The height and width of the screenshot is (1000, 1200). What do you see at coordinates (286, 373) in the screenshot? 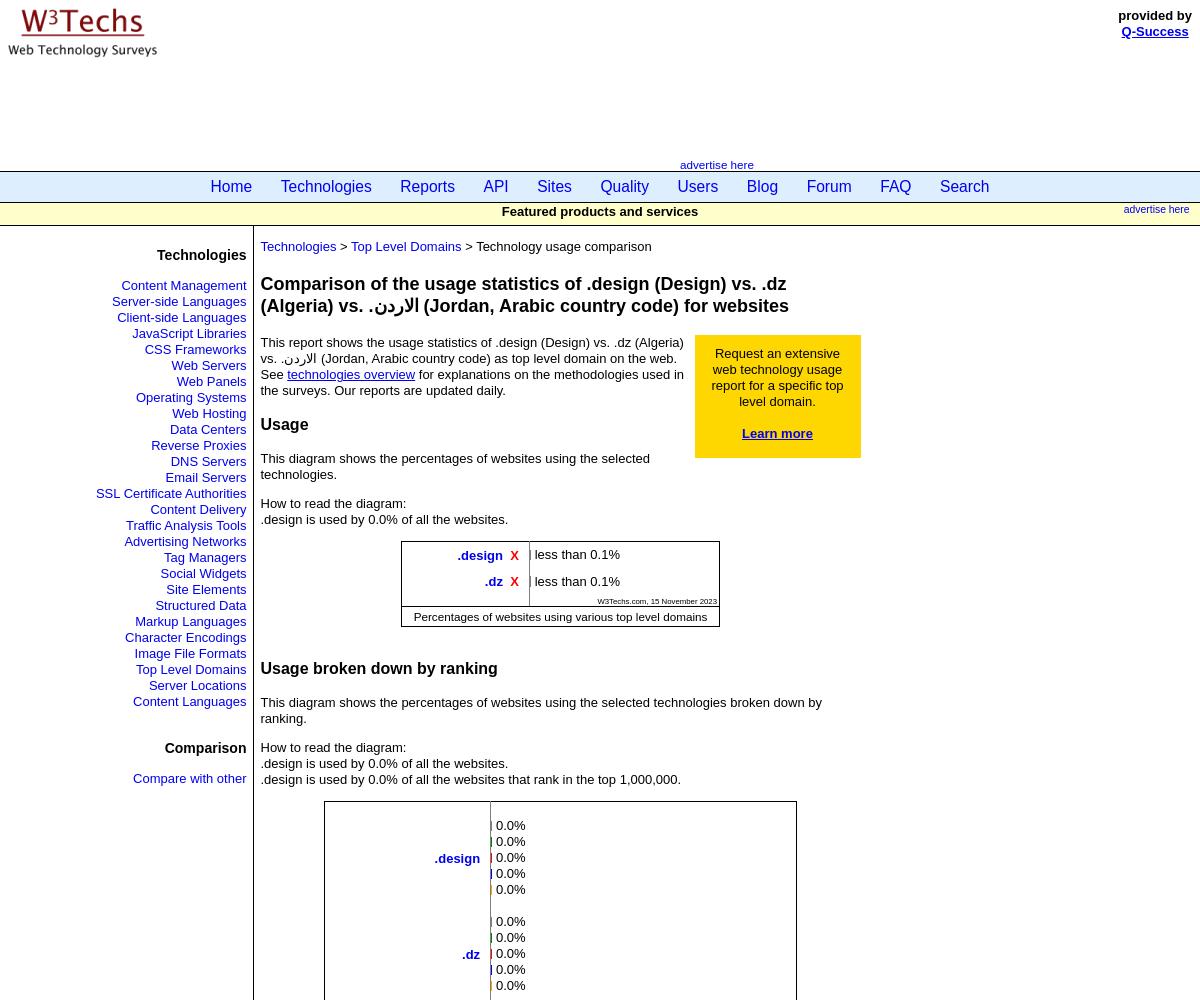
I see `'technologies overview'` at bounding box center [286, 373].